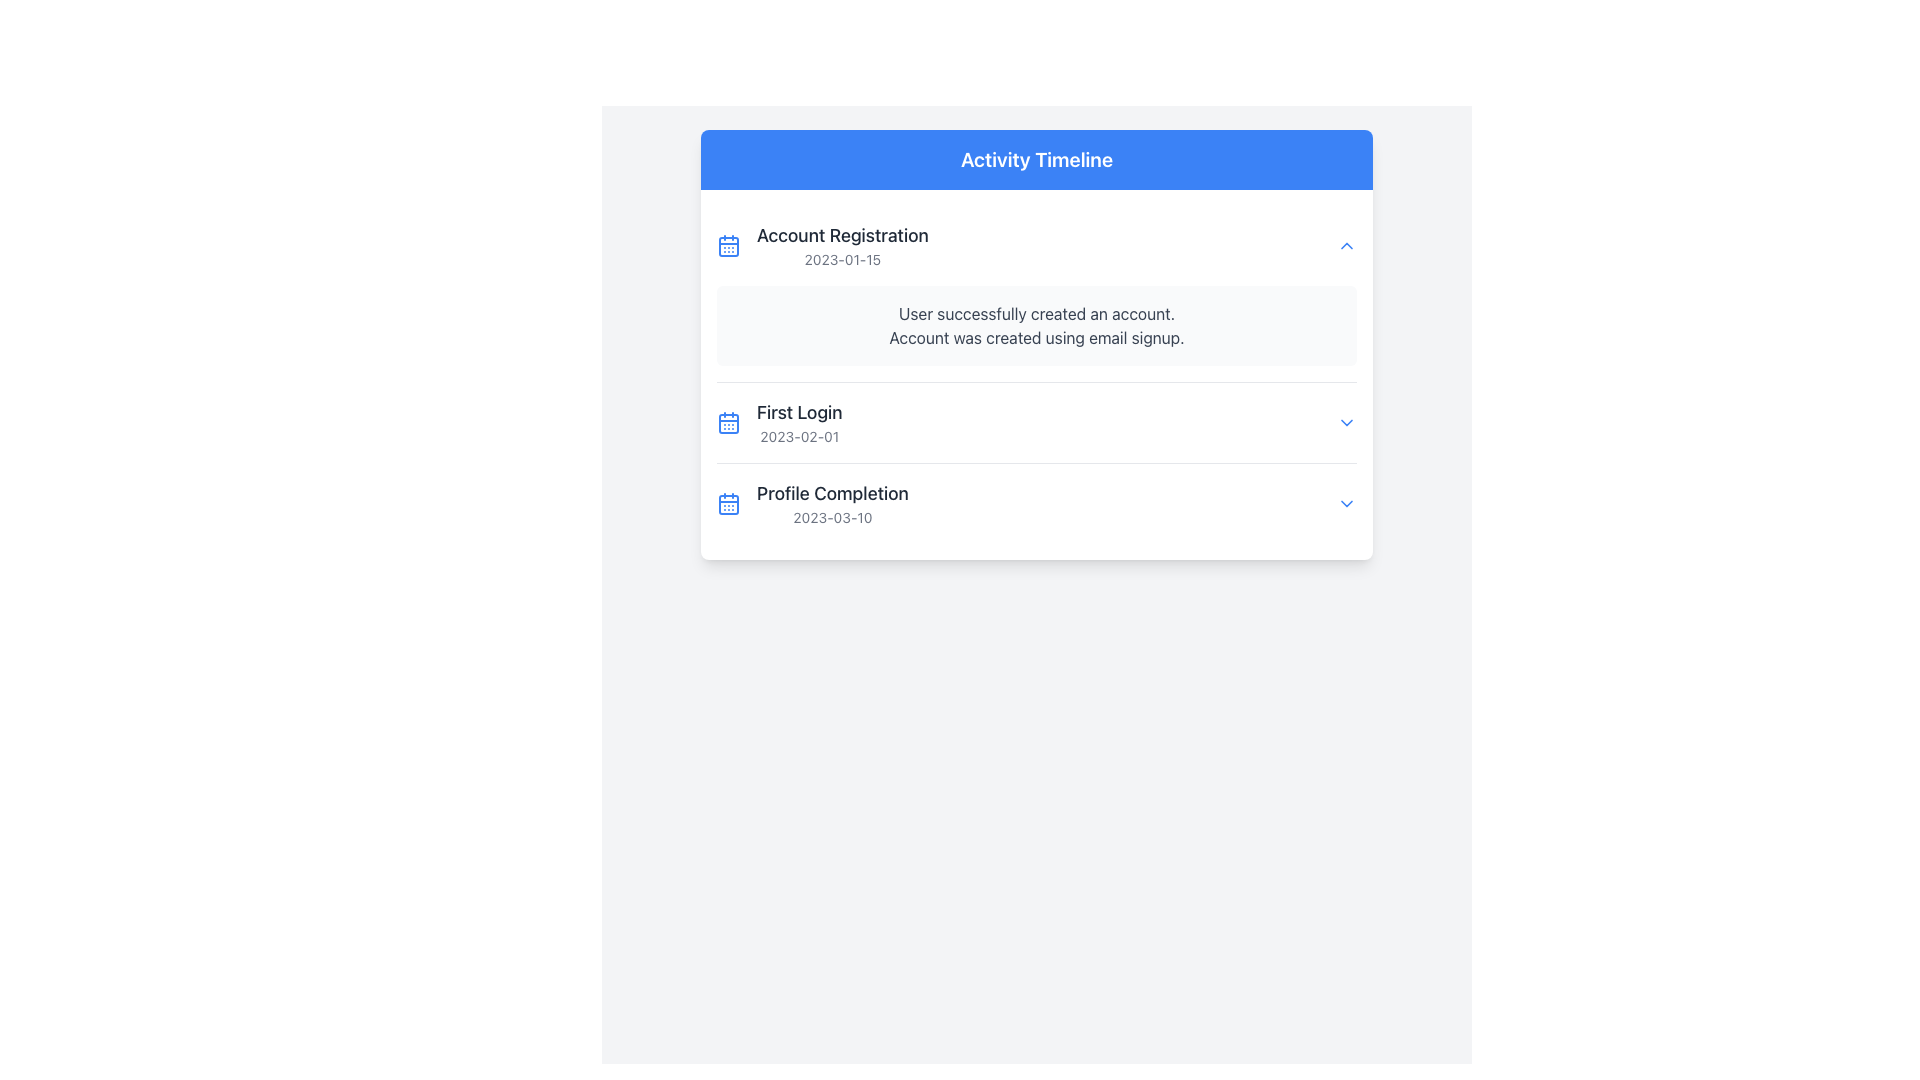 Image resolution: width=1920 pixels, height=1080 pixels. What do you see at coordinates (842, 258) in the screenshot?
I see `text content displayed as a date '2023-01-15', located underneath the heading 'Account Registration'` at bounding box center [842, 258].